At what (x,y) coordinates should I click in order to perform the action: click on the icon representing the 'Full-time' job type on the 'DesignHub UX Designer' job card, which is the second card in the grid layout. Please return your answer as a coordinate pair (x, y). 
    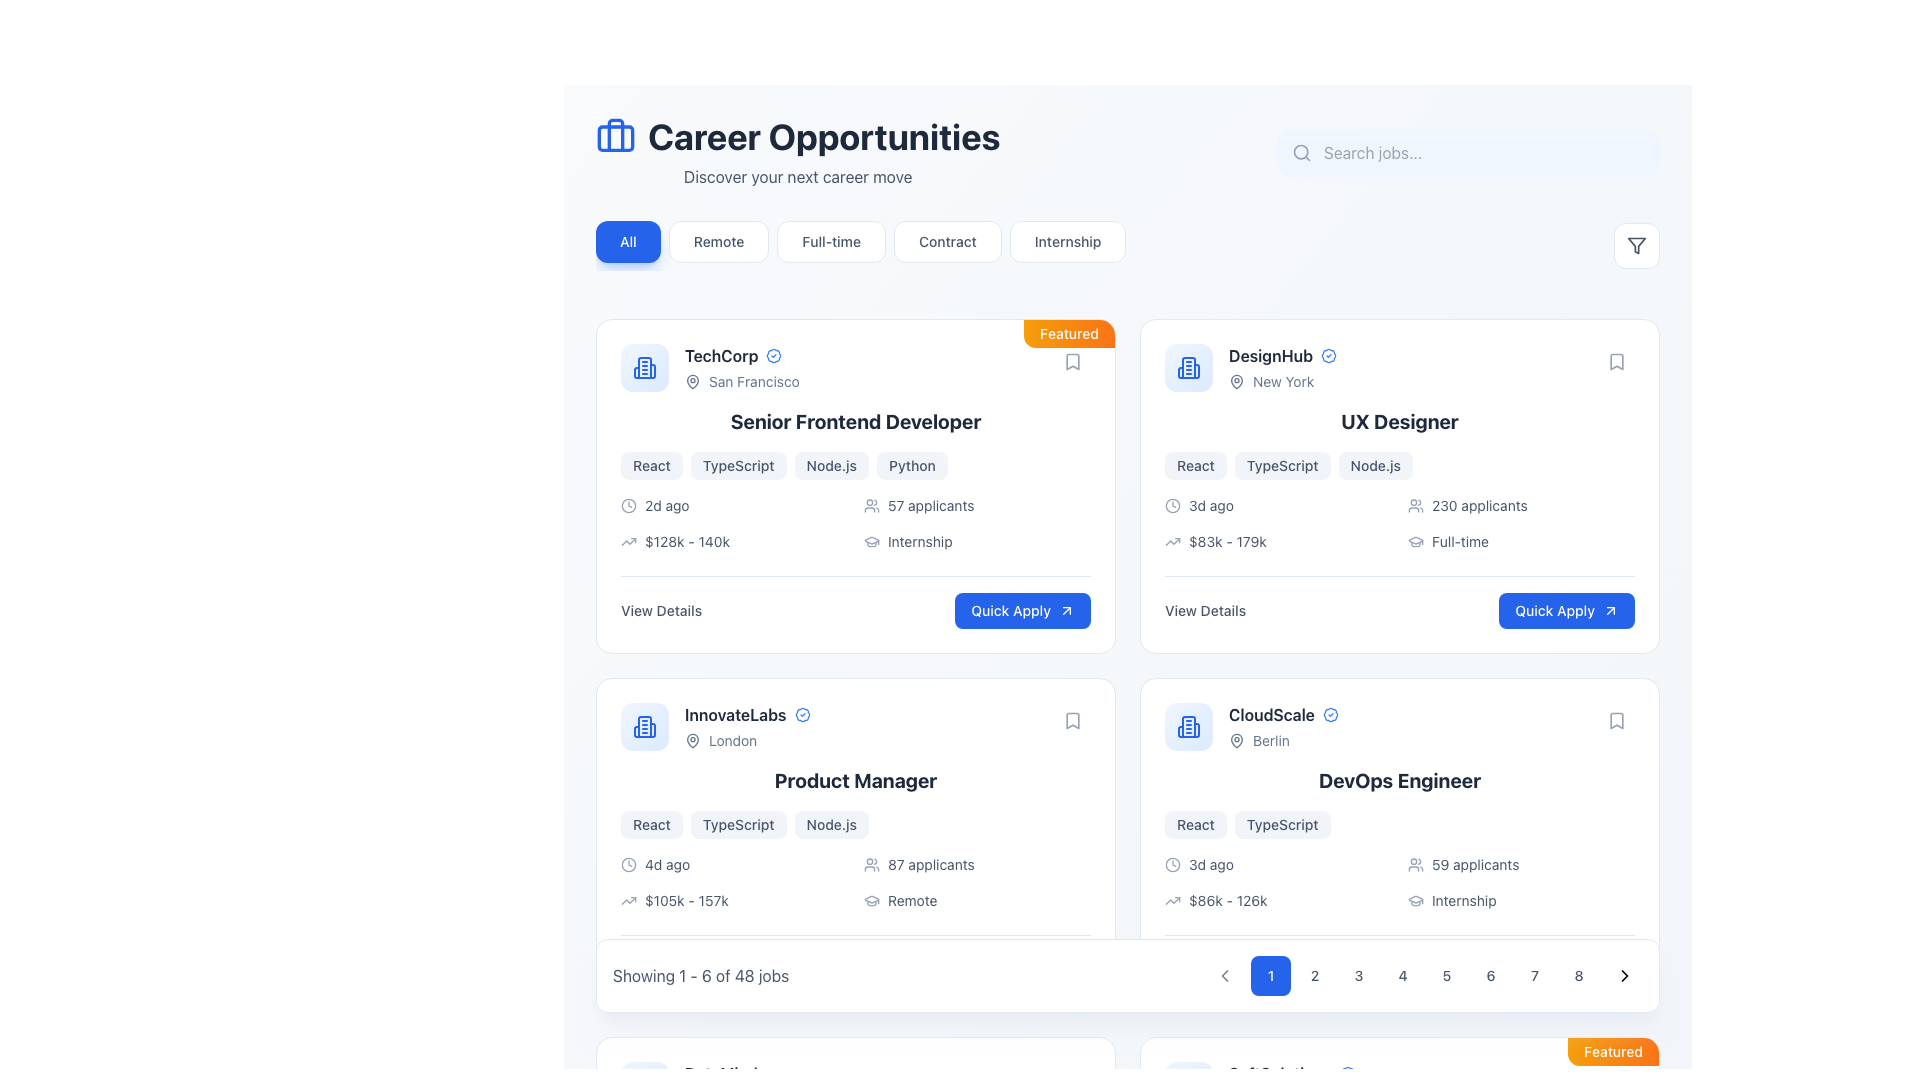
    Looking at the image, I should click on (1415, 542).